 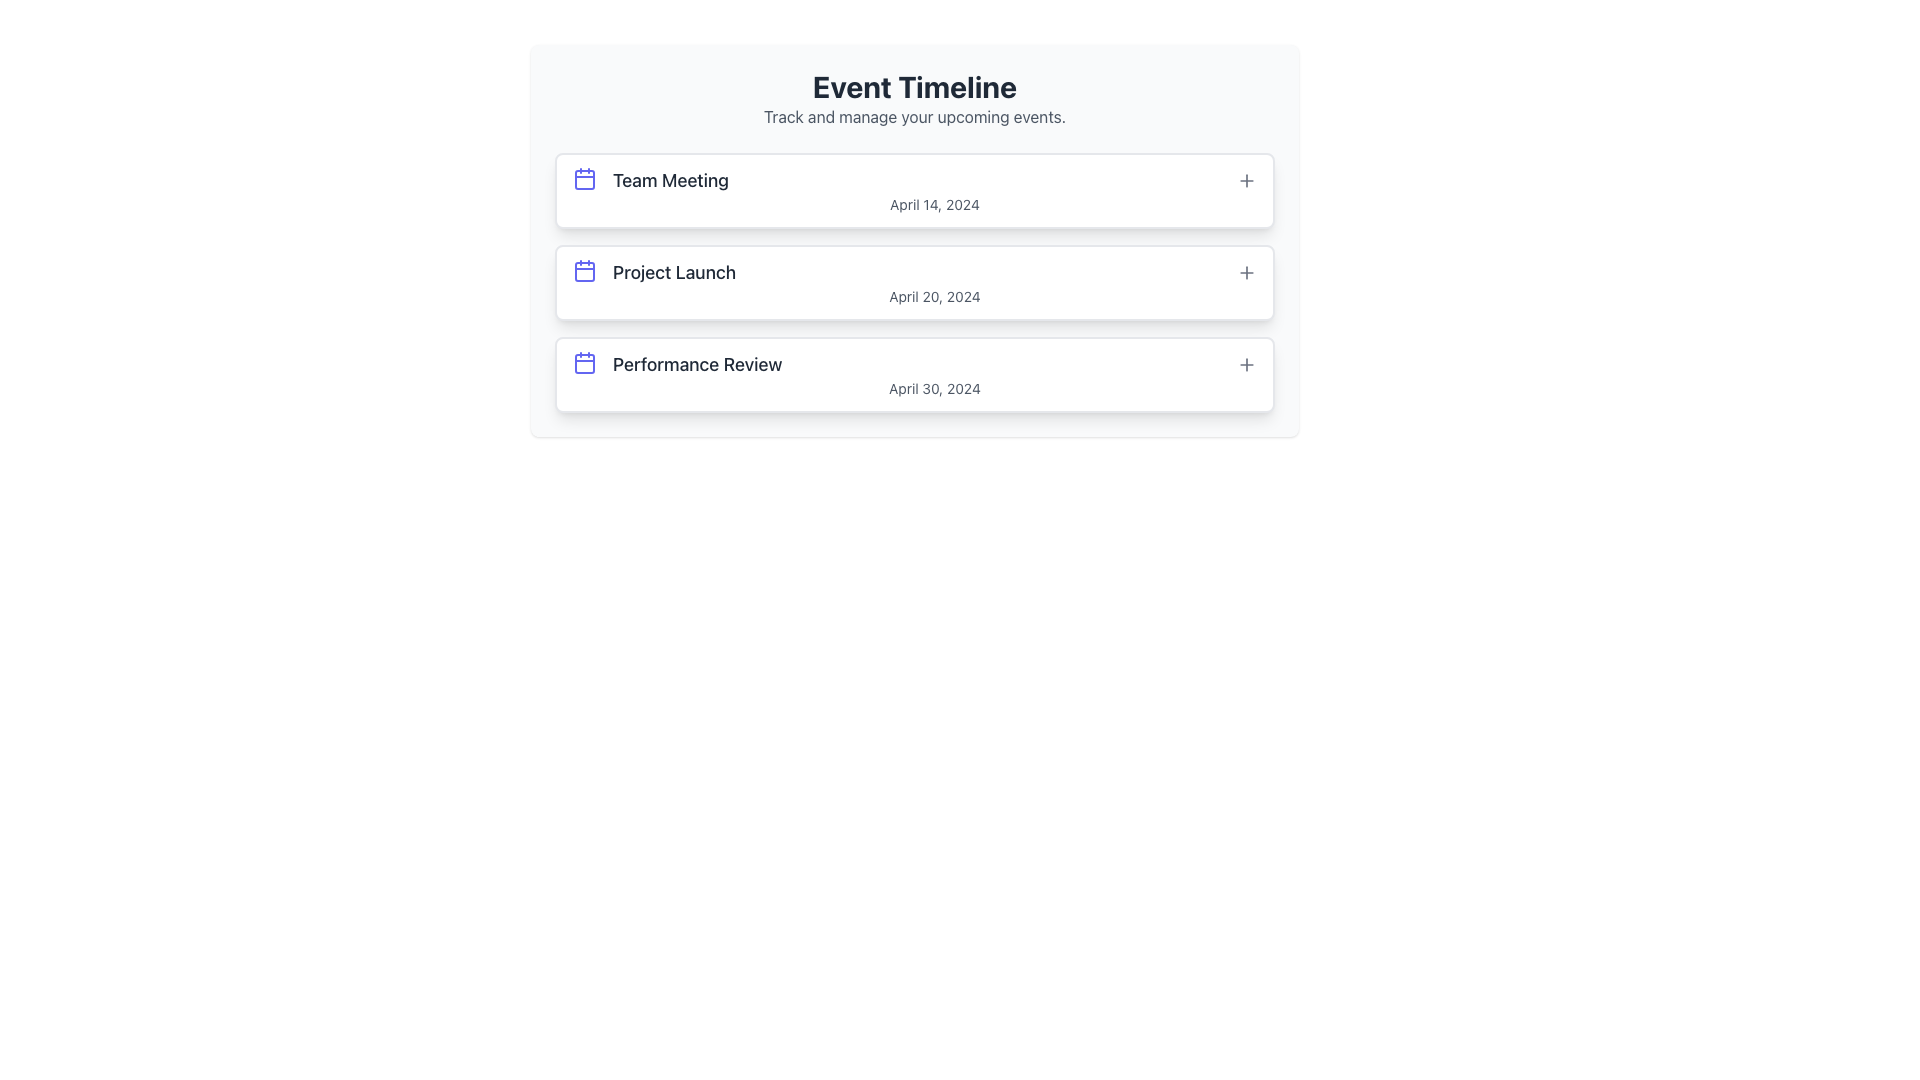 What do you see at coordinates (584, 362) in the screenshot?
I see `the indigo calendar icon located to the left of the 'Performance Review' label in the 'Event Timeline' section` at bounding box center [584, 362].